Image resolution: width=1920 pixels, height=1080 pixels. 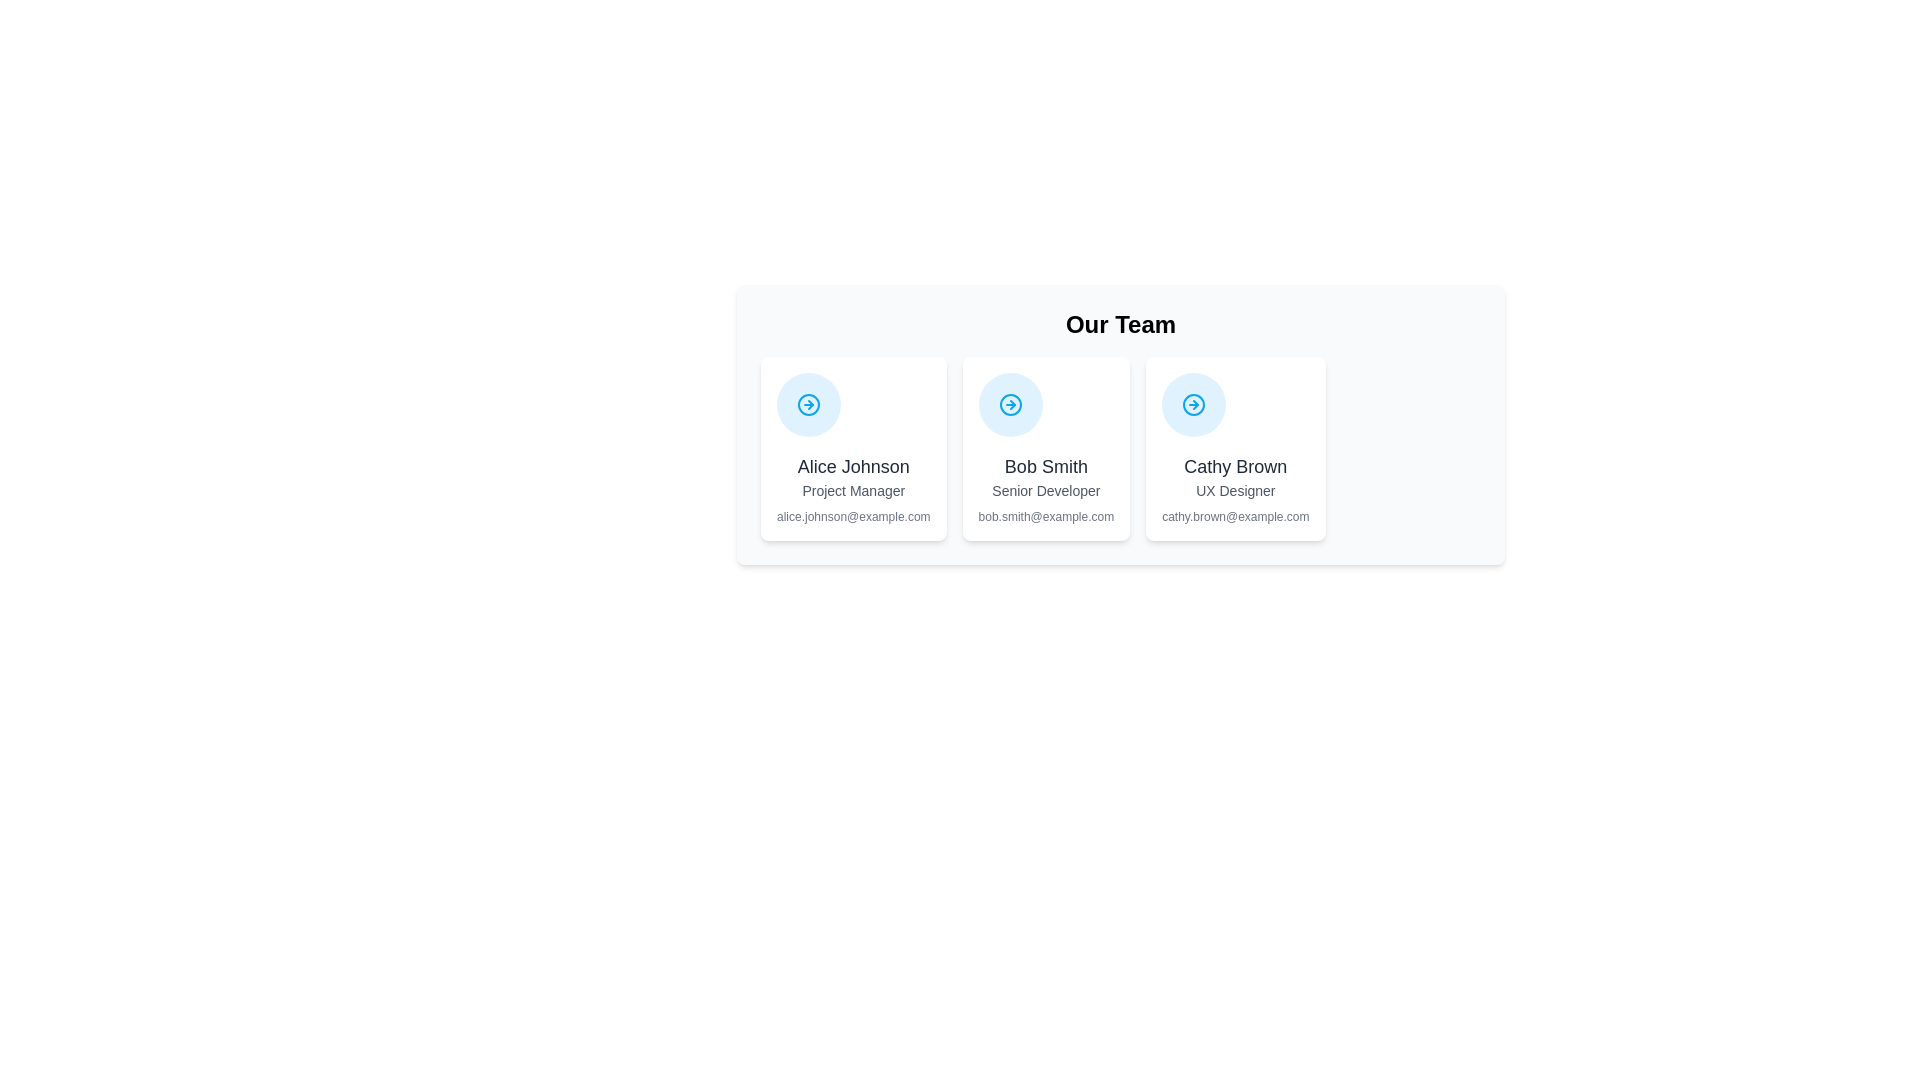 What do you see at coordinates (1010, 405) in the screenshot?
I see `the circular component located centrally in the 'Circle-Arrow-Right' icon for Bob Smith within the second card of the 'Our Team' section` at bounding box center [1010, 405].